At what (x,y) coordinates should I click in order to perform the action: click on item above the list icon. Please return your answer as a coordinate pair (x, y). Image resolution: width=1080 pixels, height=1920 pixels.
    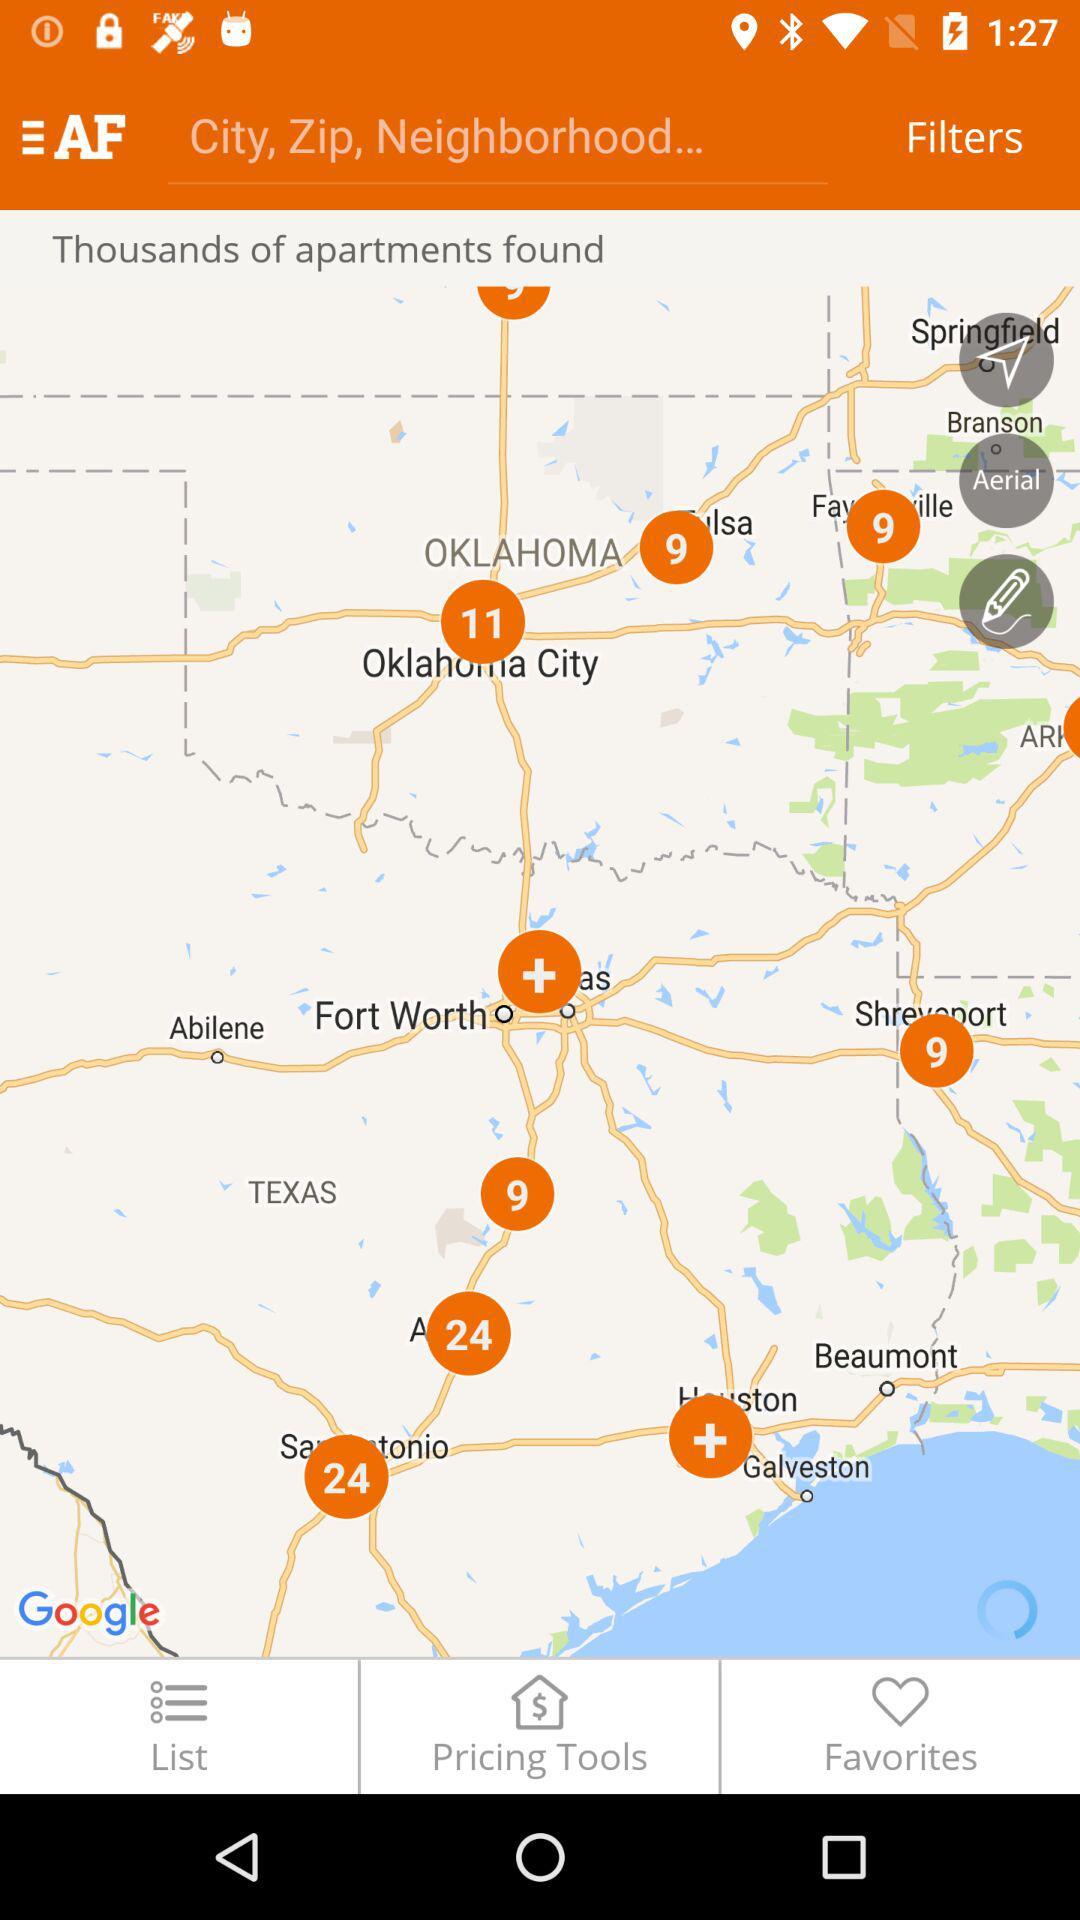
    Looking at the image, I should click on (540, 971).